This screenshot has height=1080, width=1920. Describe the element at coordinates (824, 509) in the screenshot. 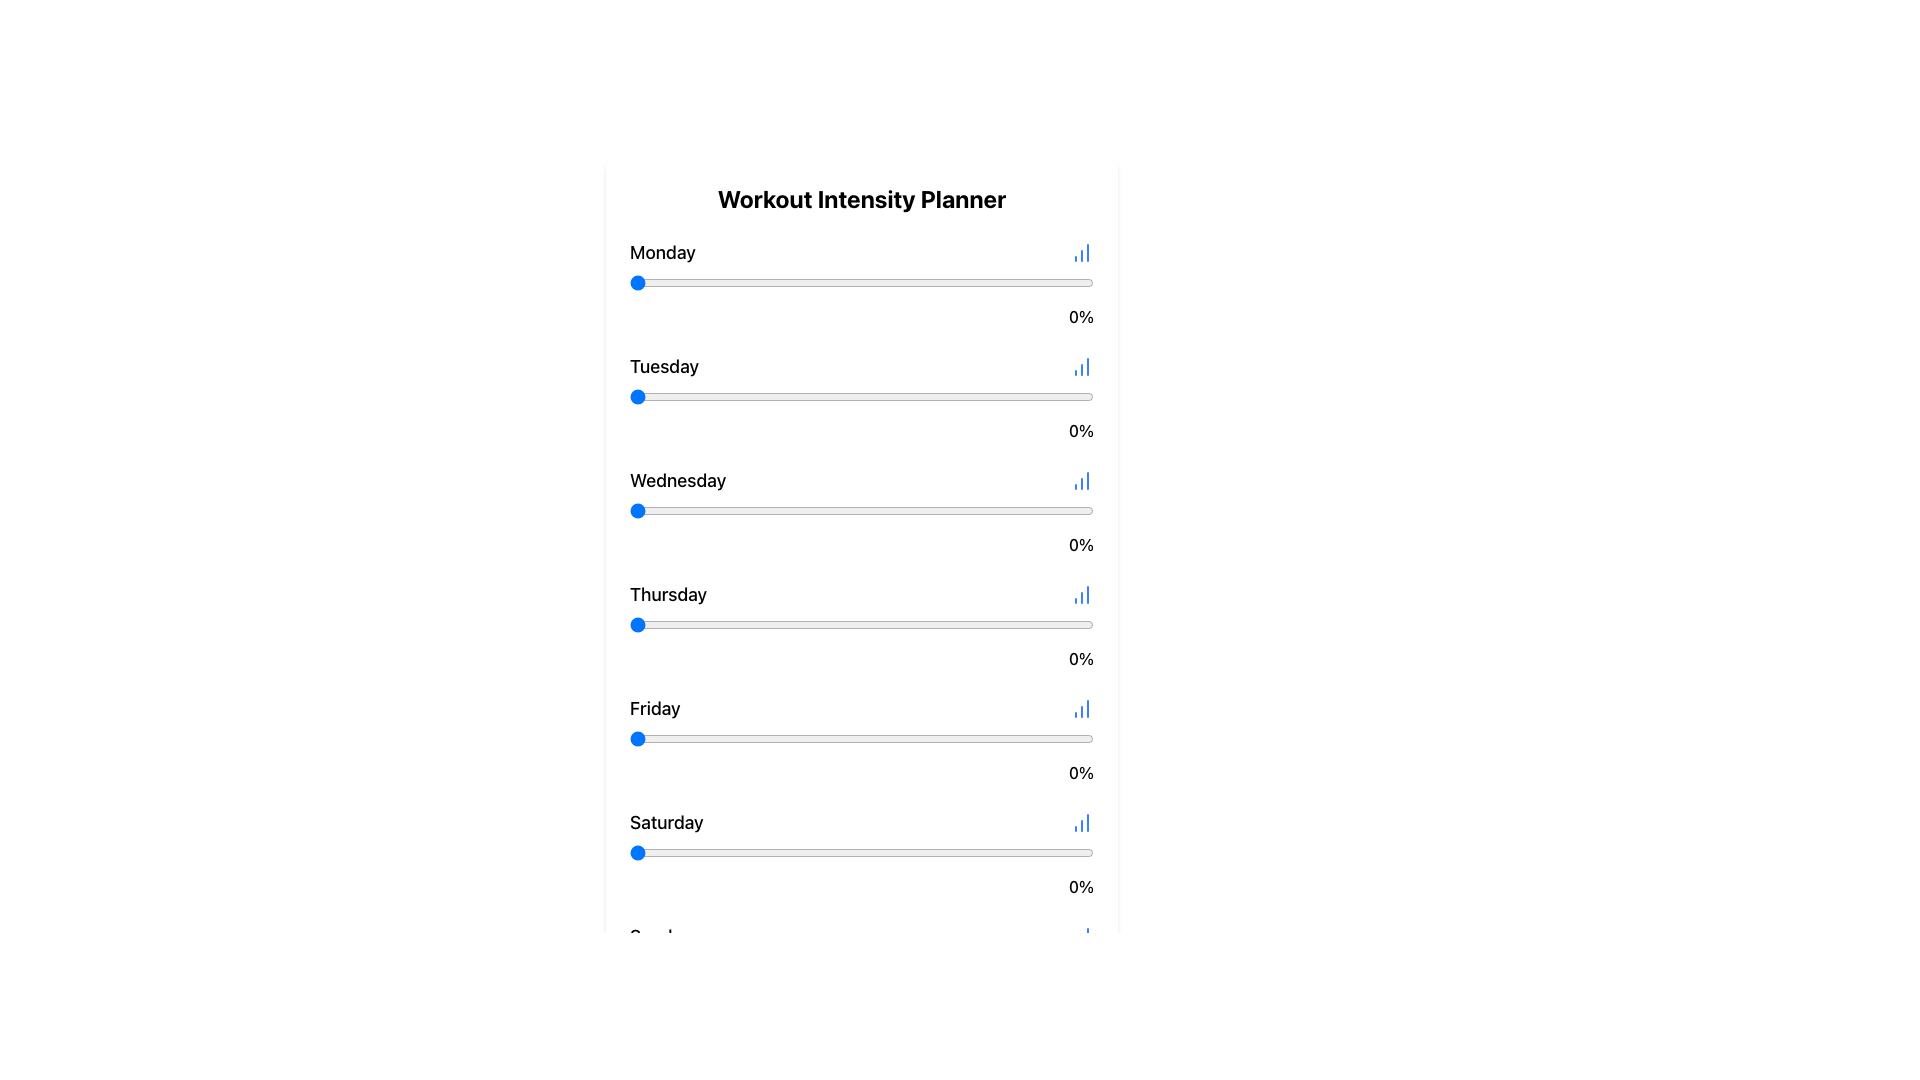

I see `the Wednesday workout intensity` at that location.